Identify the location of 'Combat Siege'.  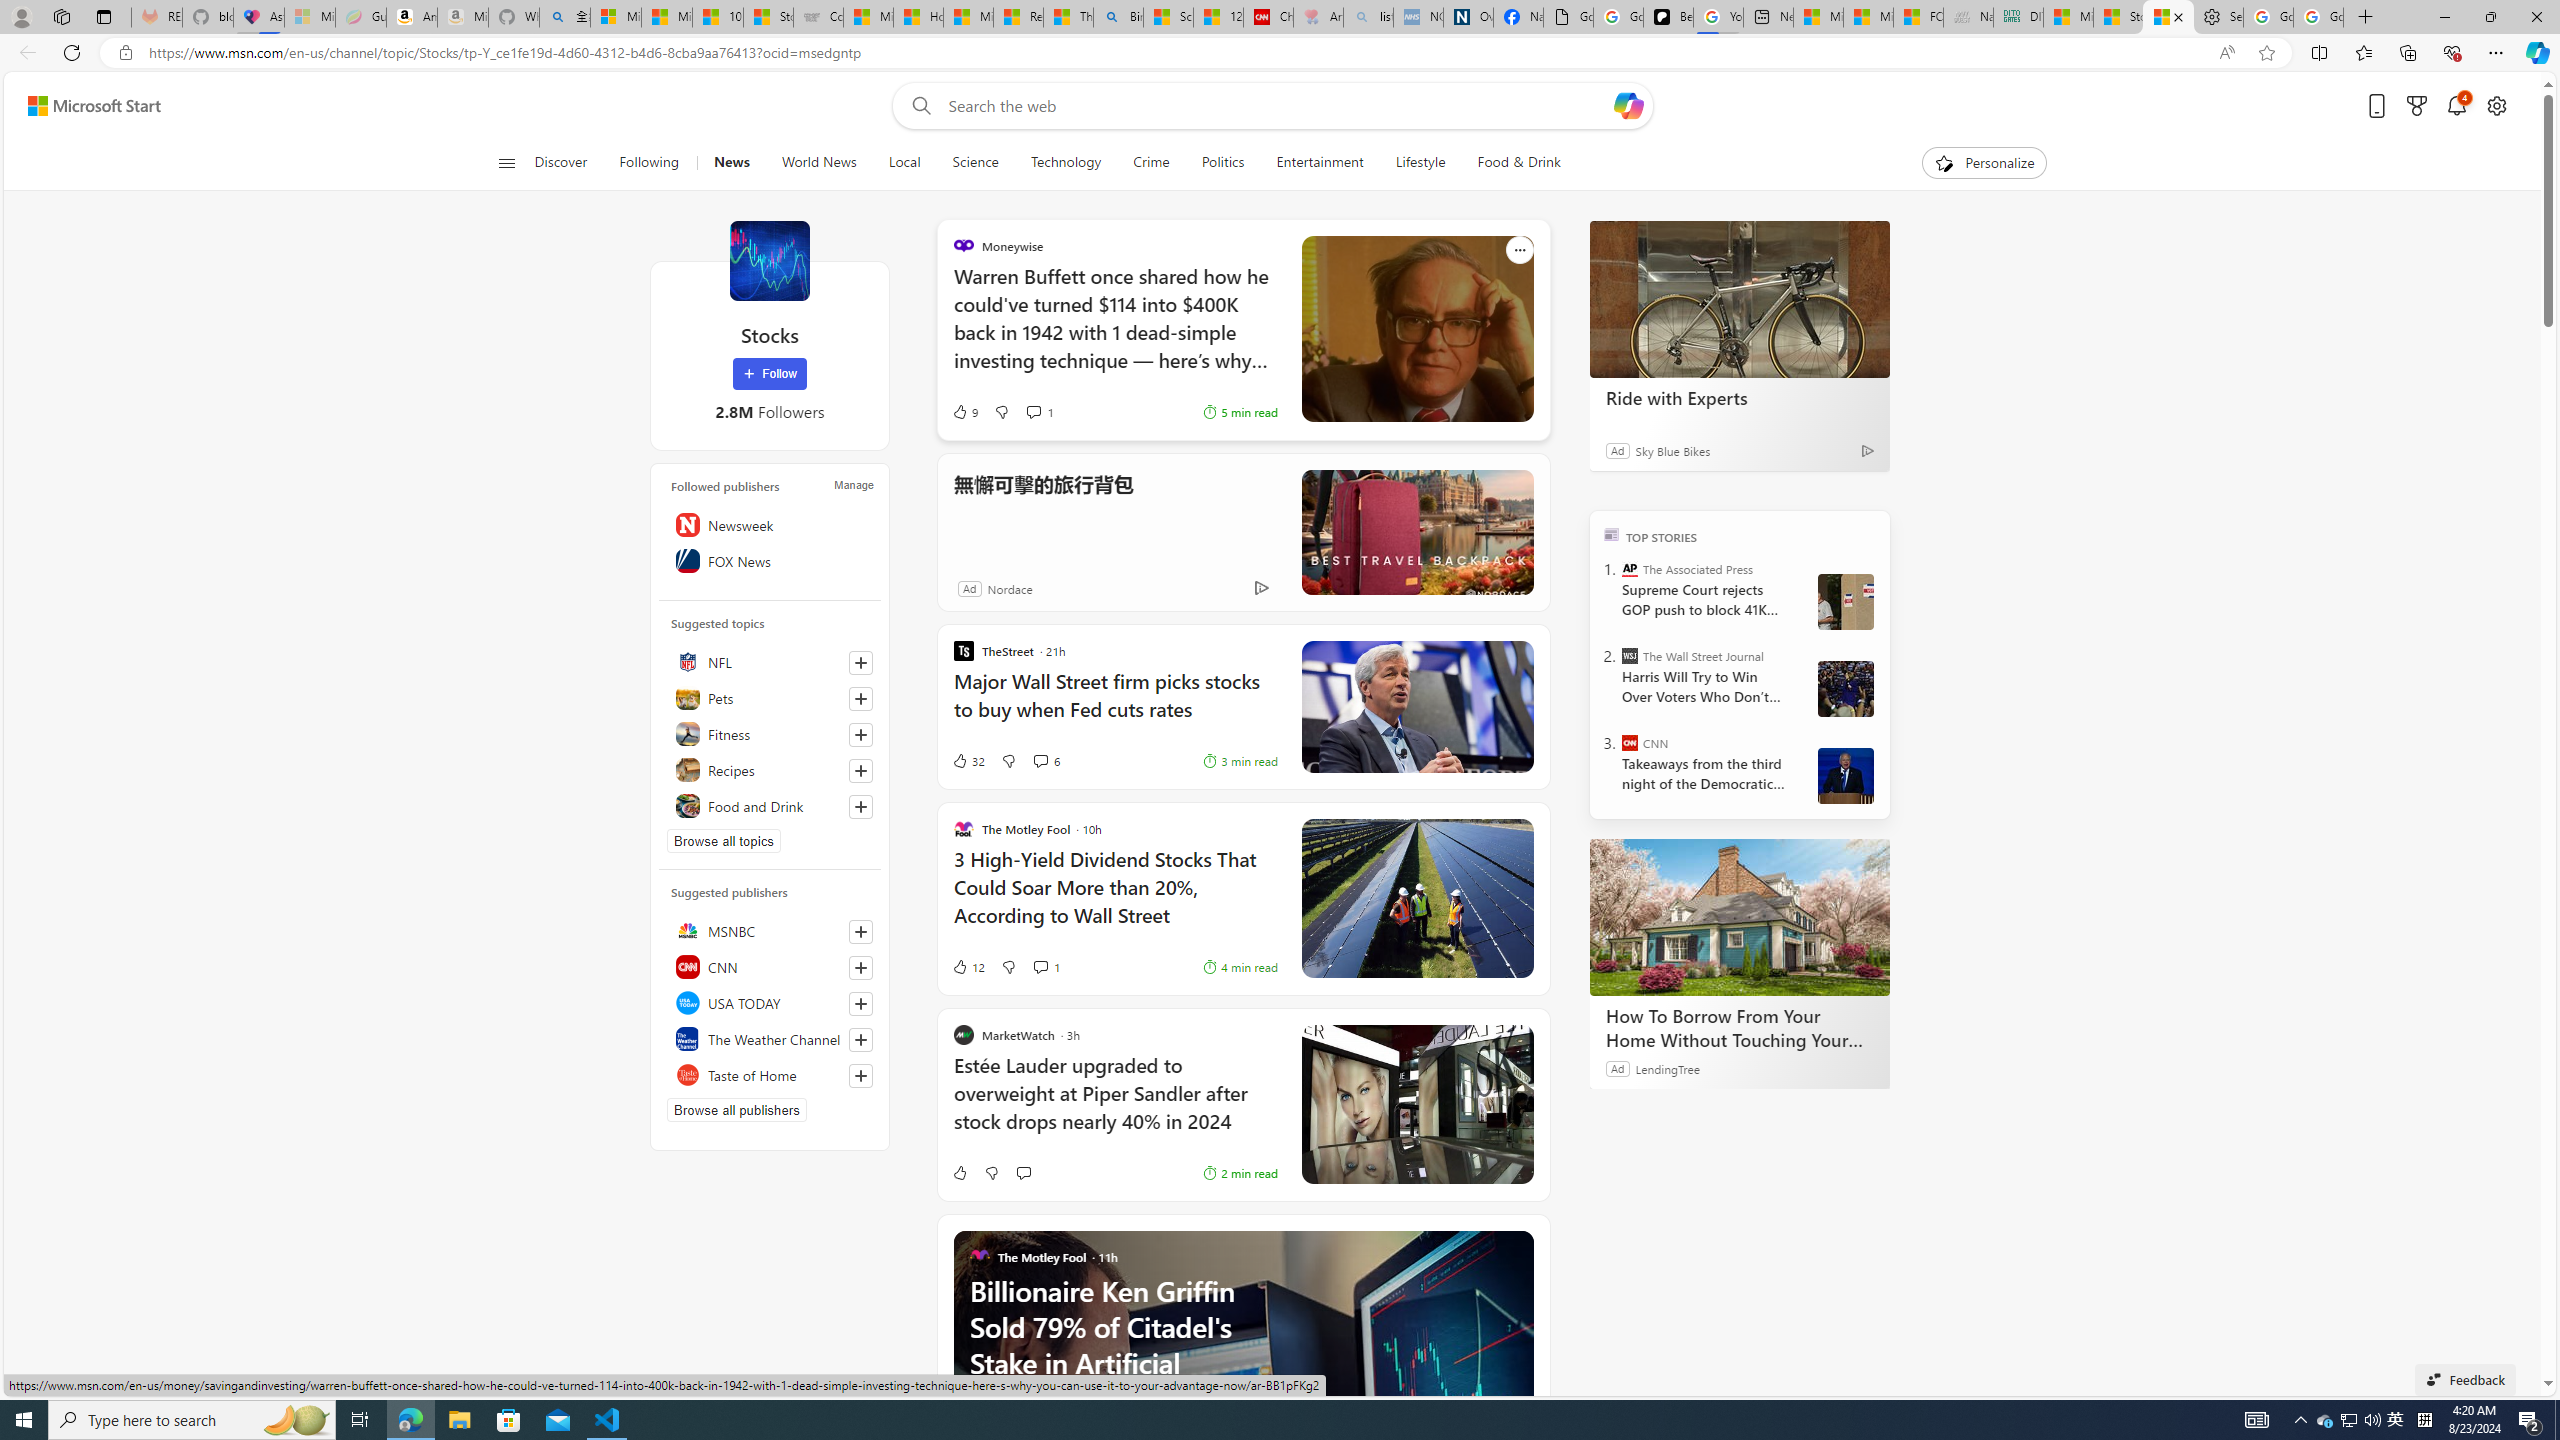
(819, 16).